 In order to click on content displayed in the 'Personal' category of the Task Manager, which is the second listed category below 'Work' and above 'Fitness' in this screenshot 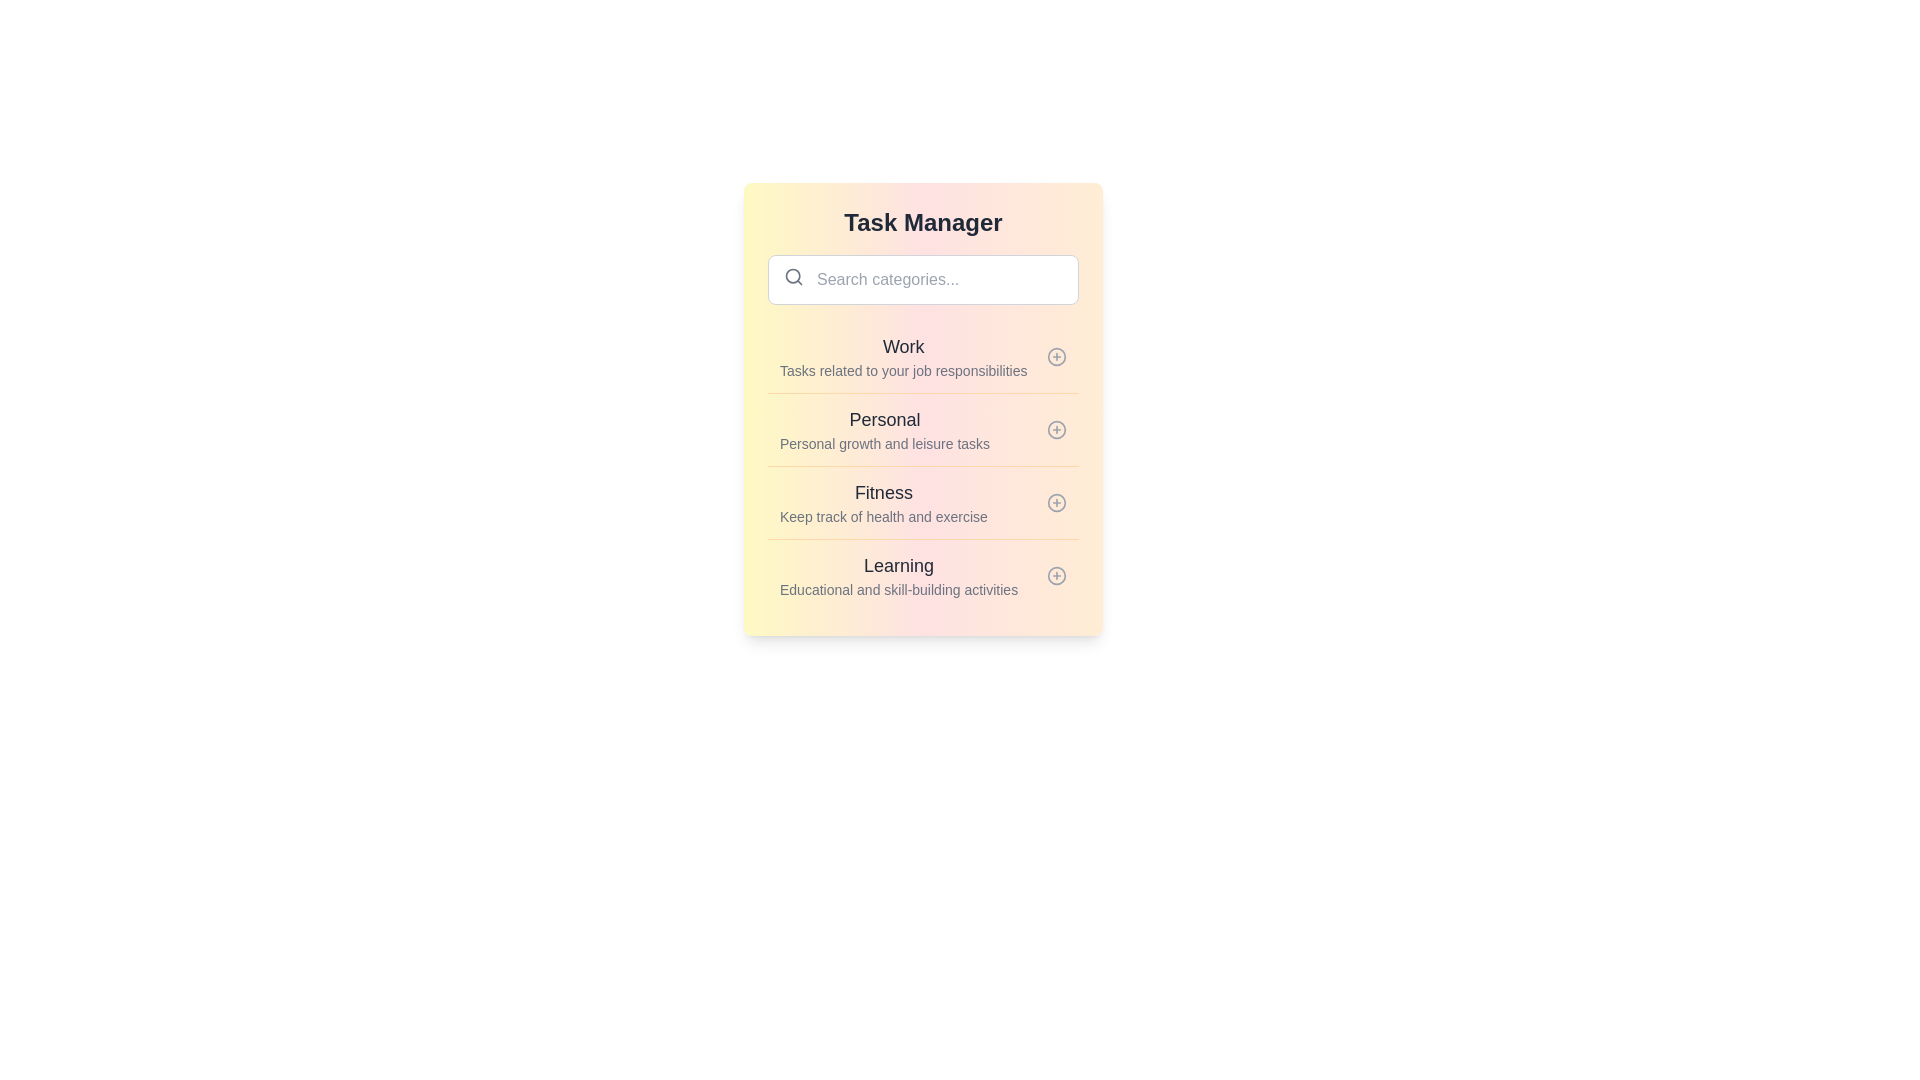, I will do `click(884, 428)`.